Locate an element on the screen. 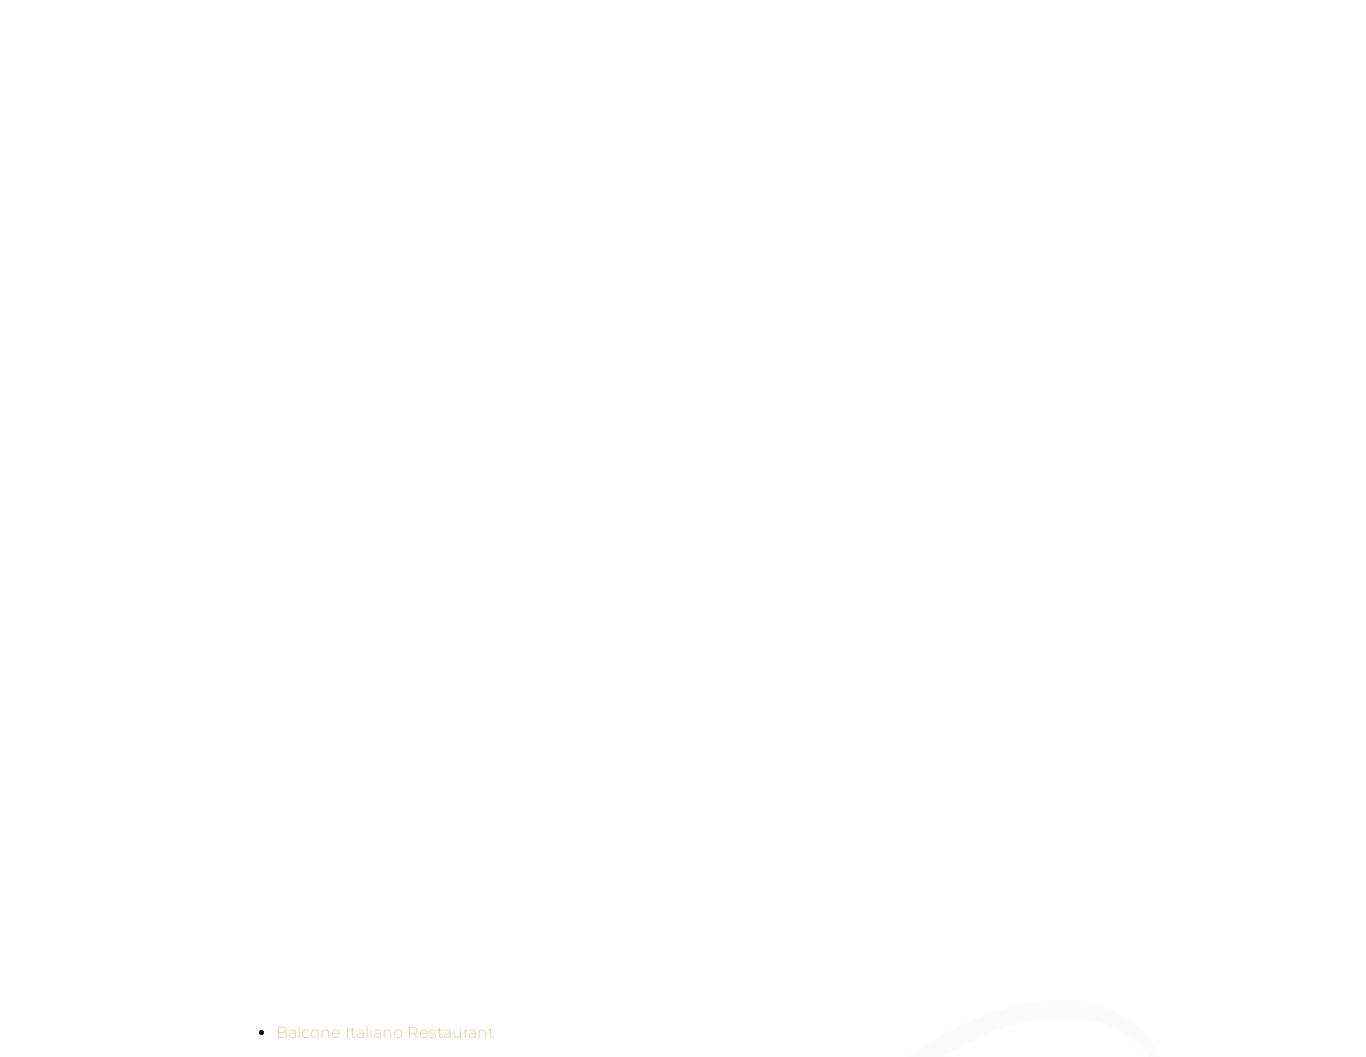 The height and width of the screenshot is (1057, 1366). 'BOOK NOW' is located at coordinates (1349, 122).